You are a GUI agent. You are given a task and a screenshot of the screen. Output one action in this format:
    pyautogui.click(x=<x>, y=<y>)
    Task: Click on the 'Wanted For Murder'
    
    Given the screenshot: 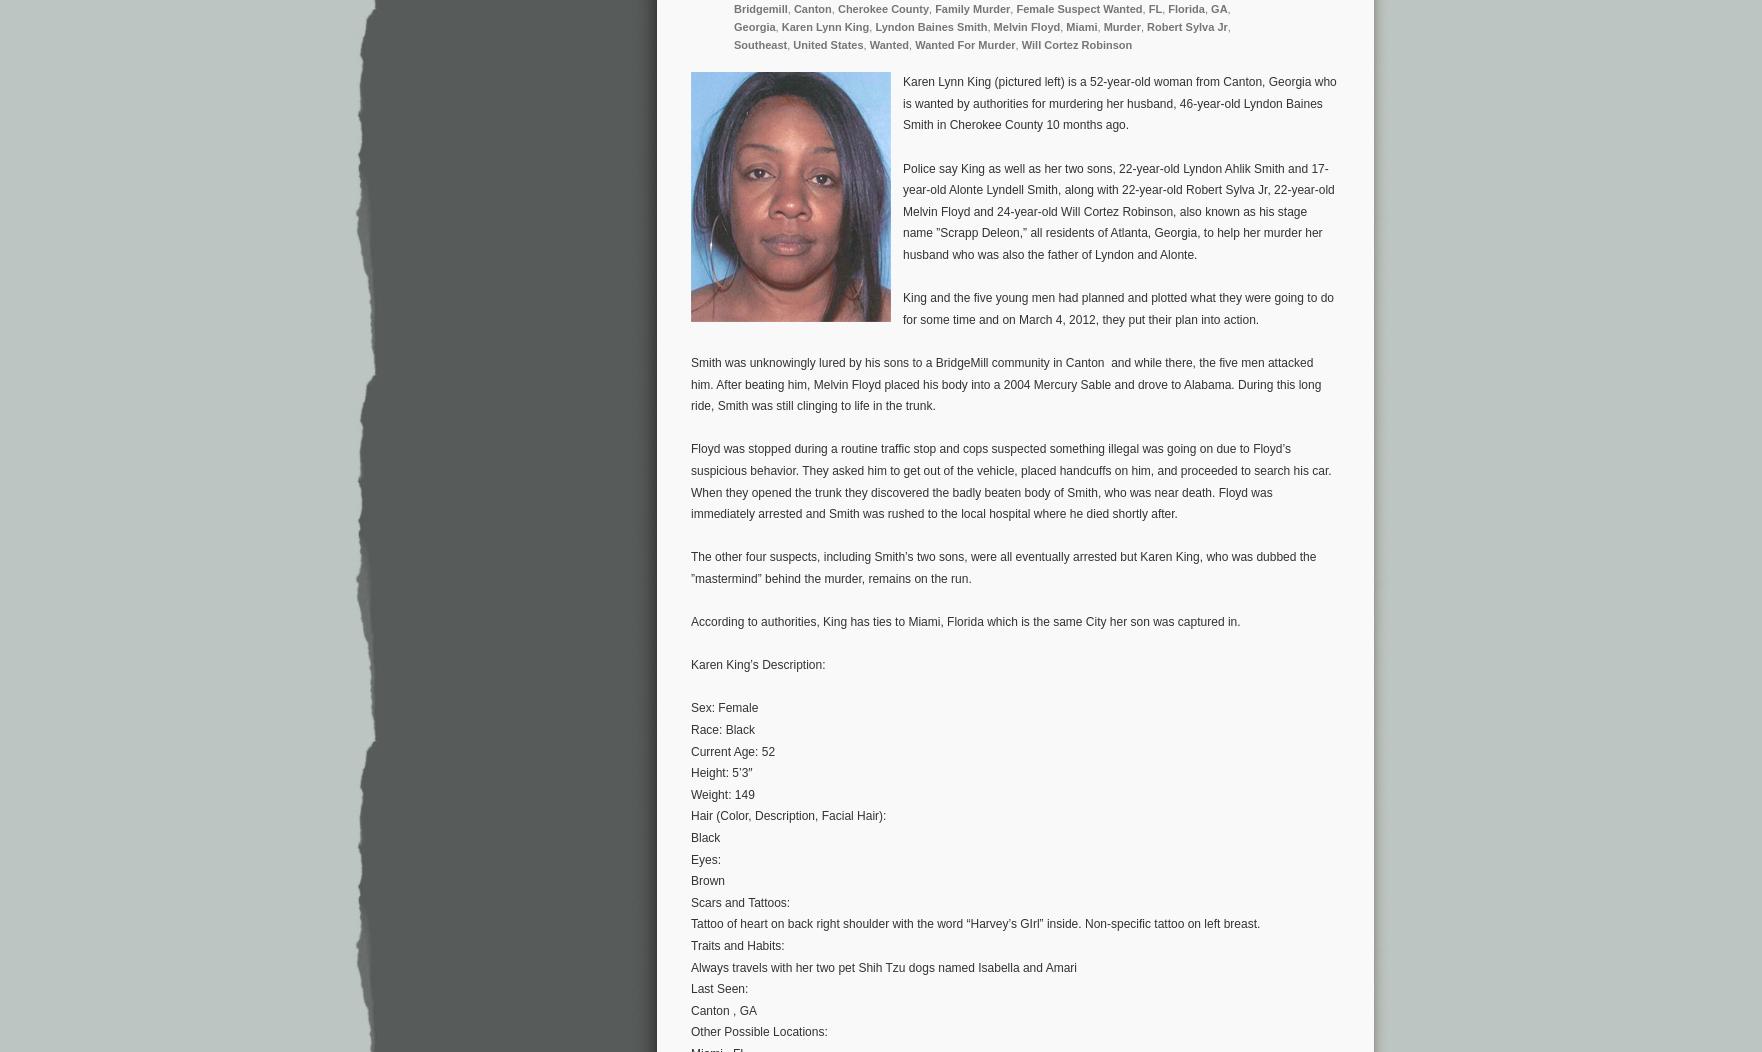 What is the action you would take?
    pyautogui.click(x=965, y=43)
    